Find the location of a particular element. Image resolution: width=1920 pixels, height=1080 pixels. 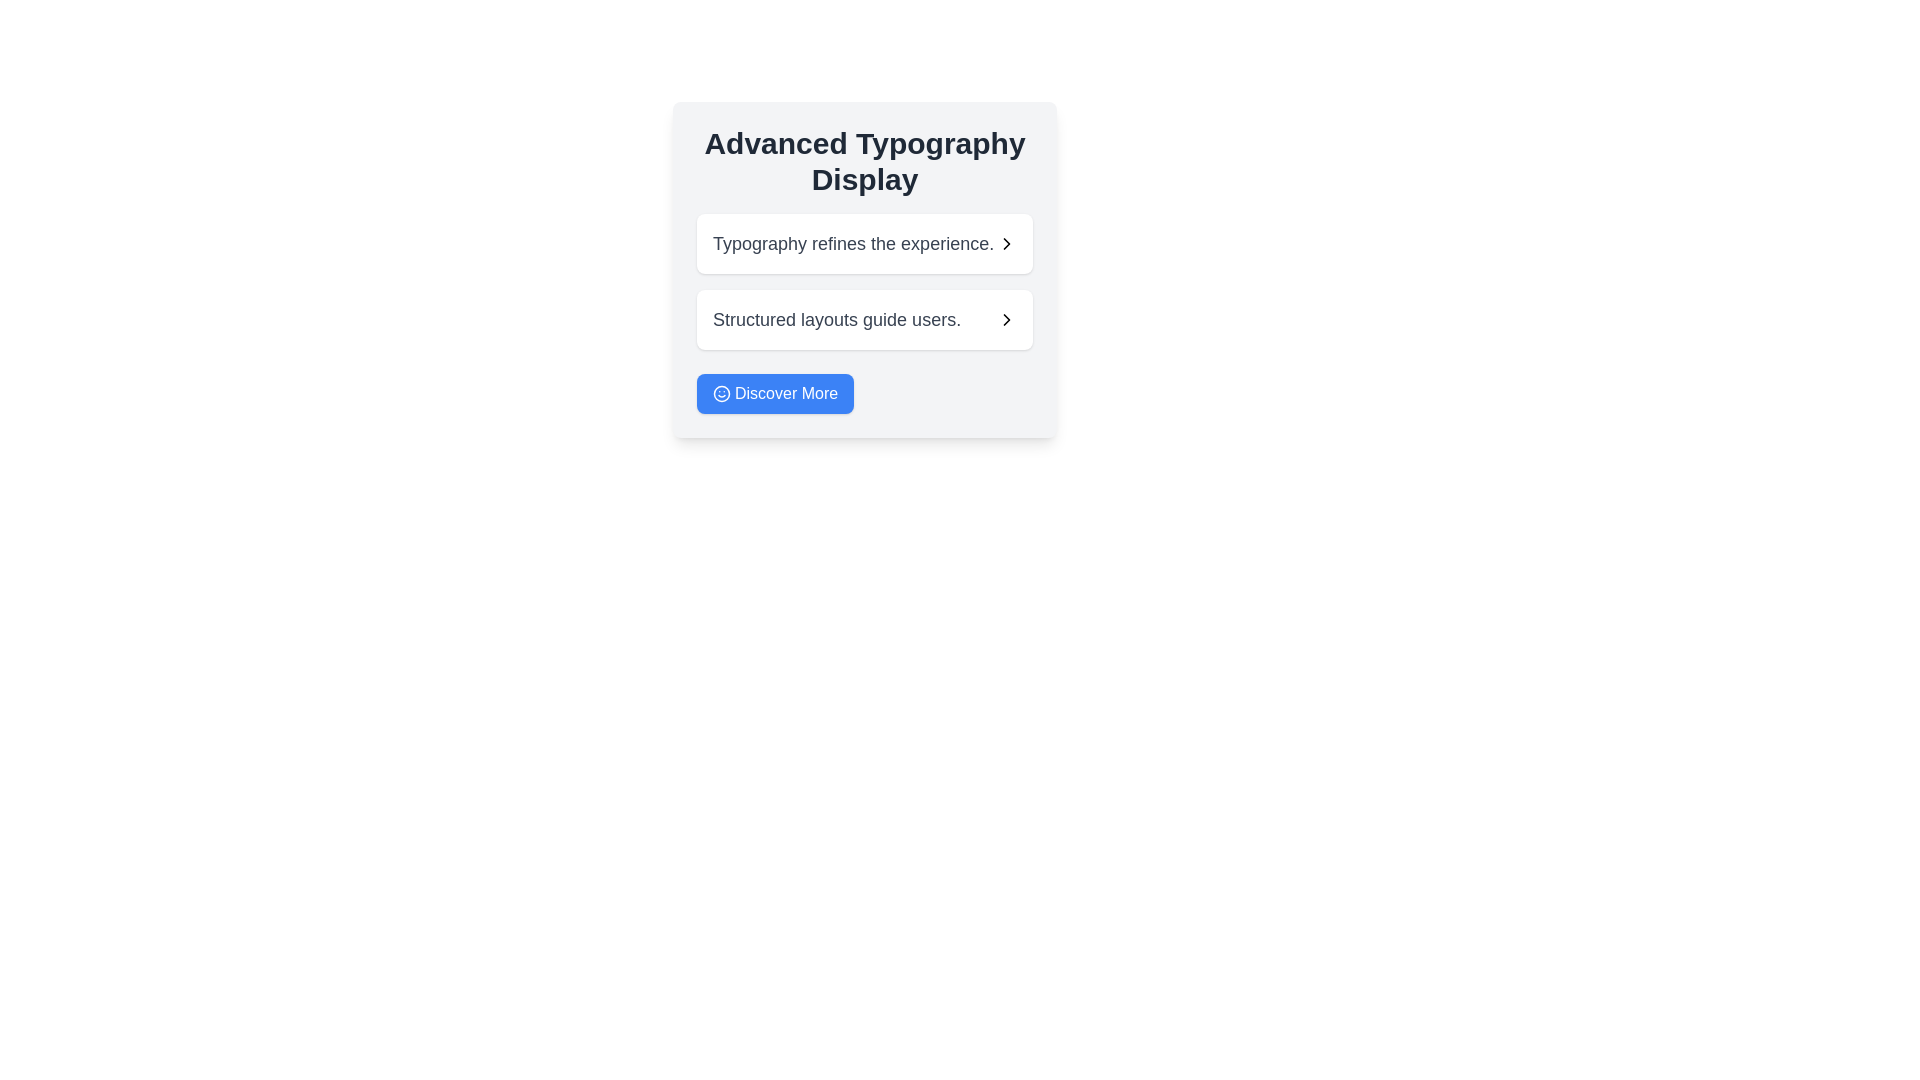

the circular smiley face icon located within the 'Discover More' button, which is centered inside the blue background rectangle is located at coordinates (720, 393).